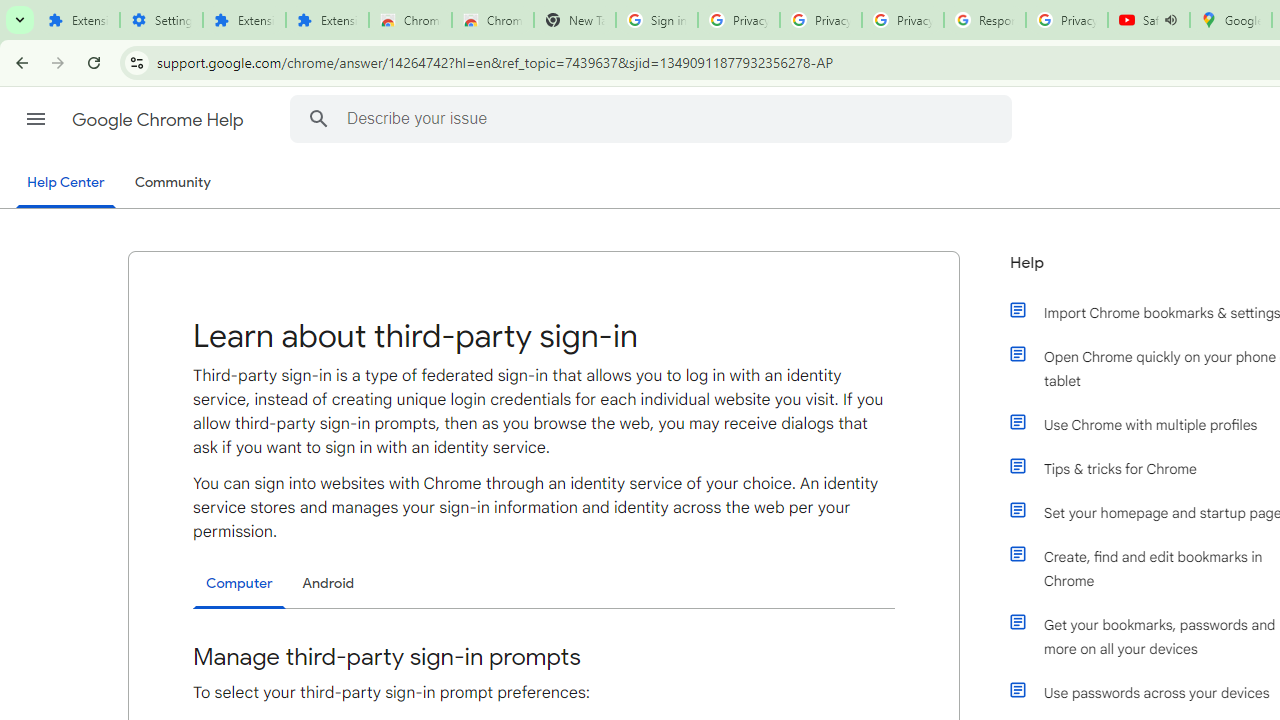  What do you see at coordinates (239, 584) in the screenshot?
I see `'Computer'` at bounding box center [239, 584].